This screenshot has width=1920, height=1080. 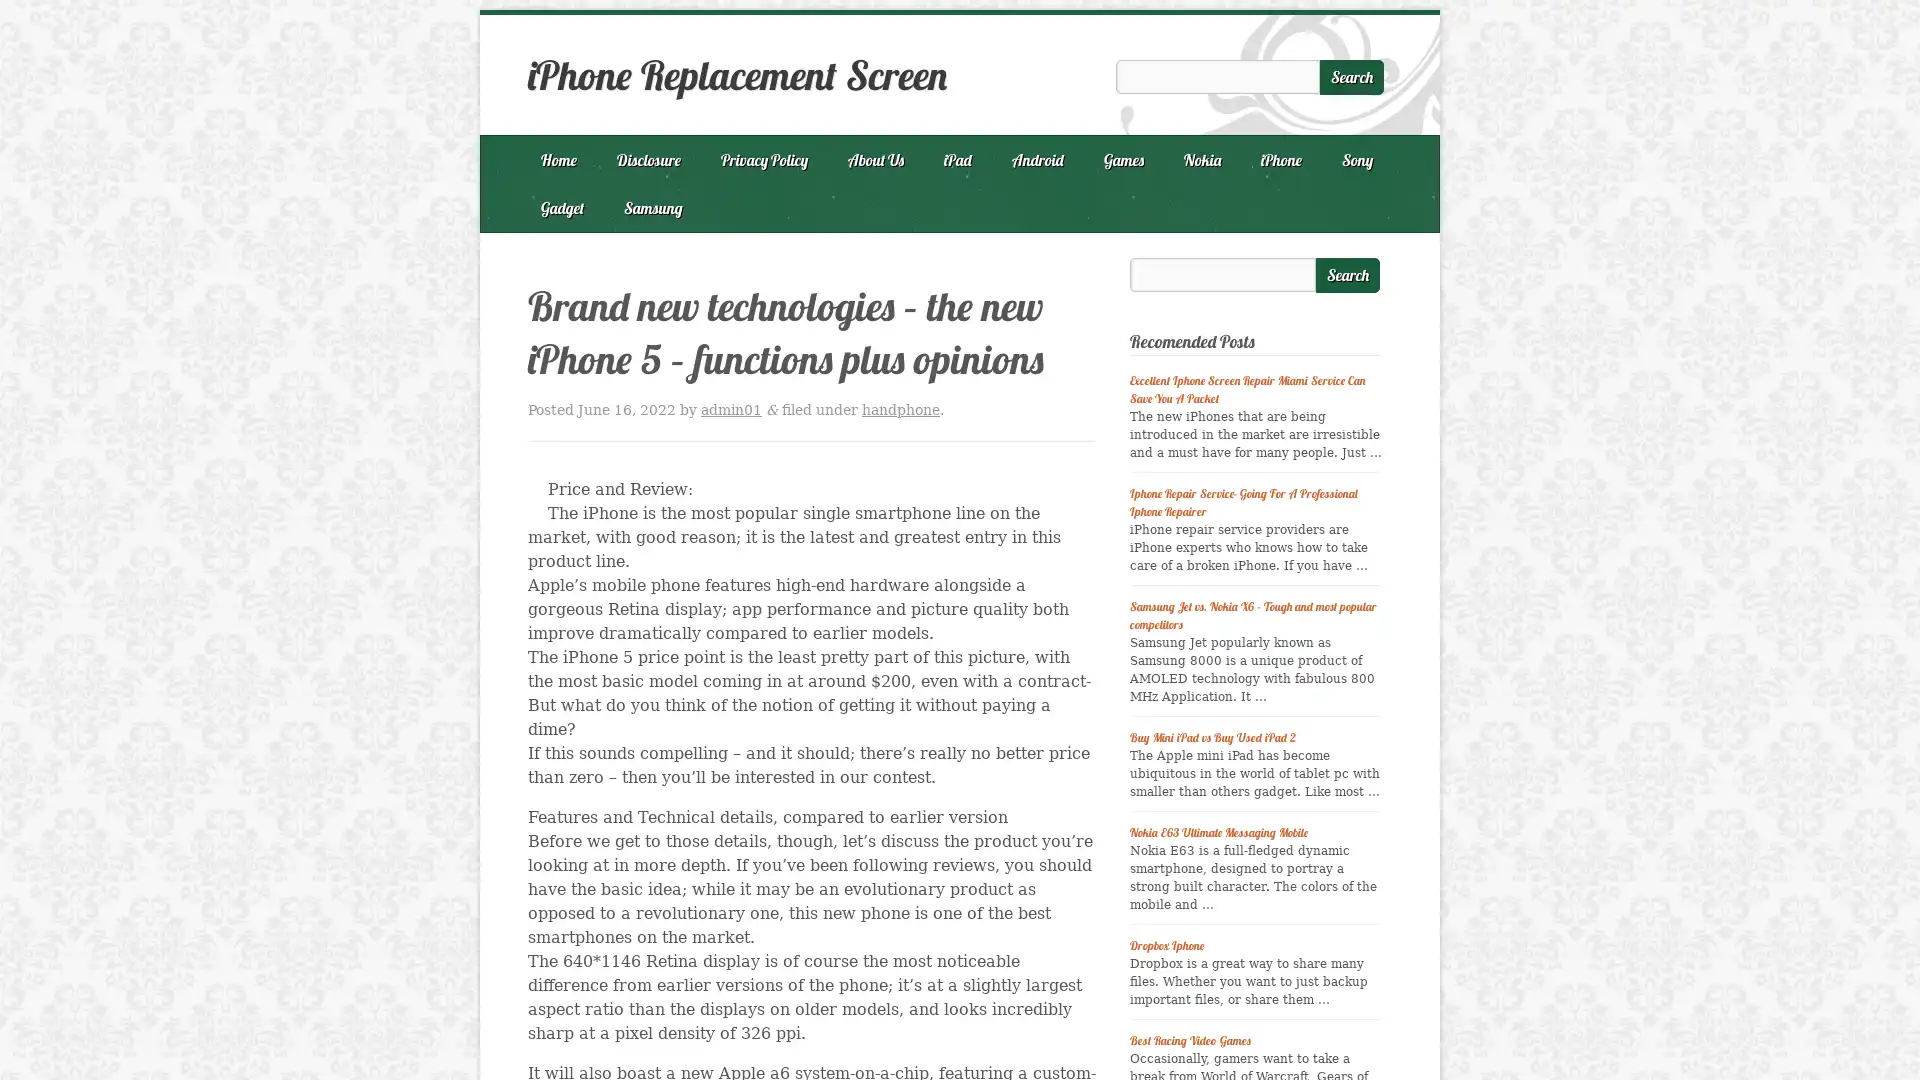 I want to click on Search, so click(x=1348, y=275).